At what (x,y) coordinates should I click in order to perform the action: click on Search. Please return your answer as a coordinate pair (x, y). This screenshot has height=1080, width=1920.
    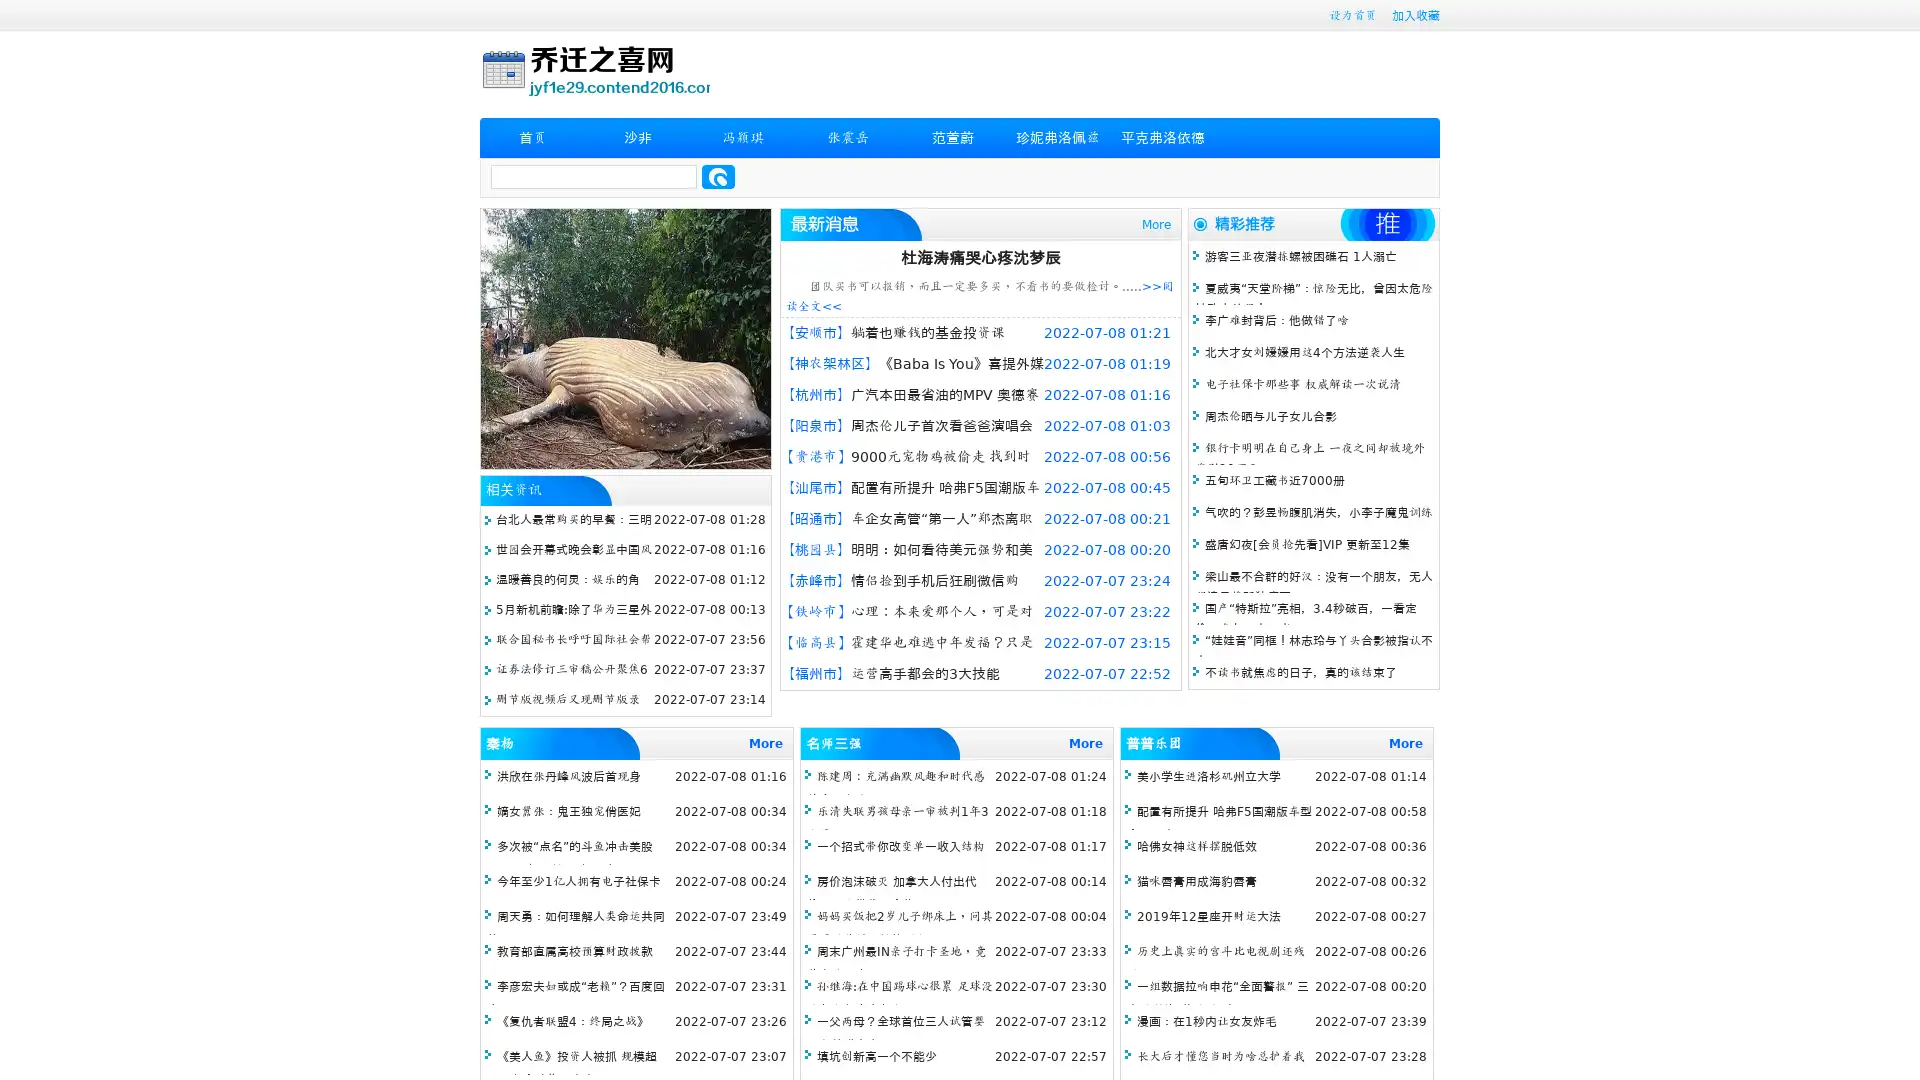
    Looking at the image, I should click on (718, 176).